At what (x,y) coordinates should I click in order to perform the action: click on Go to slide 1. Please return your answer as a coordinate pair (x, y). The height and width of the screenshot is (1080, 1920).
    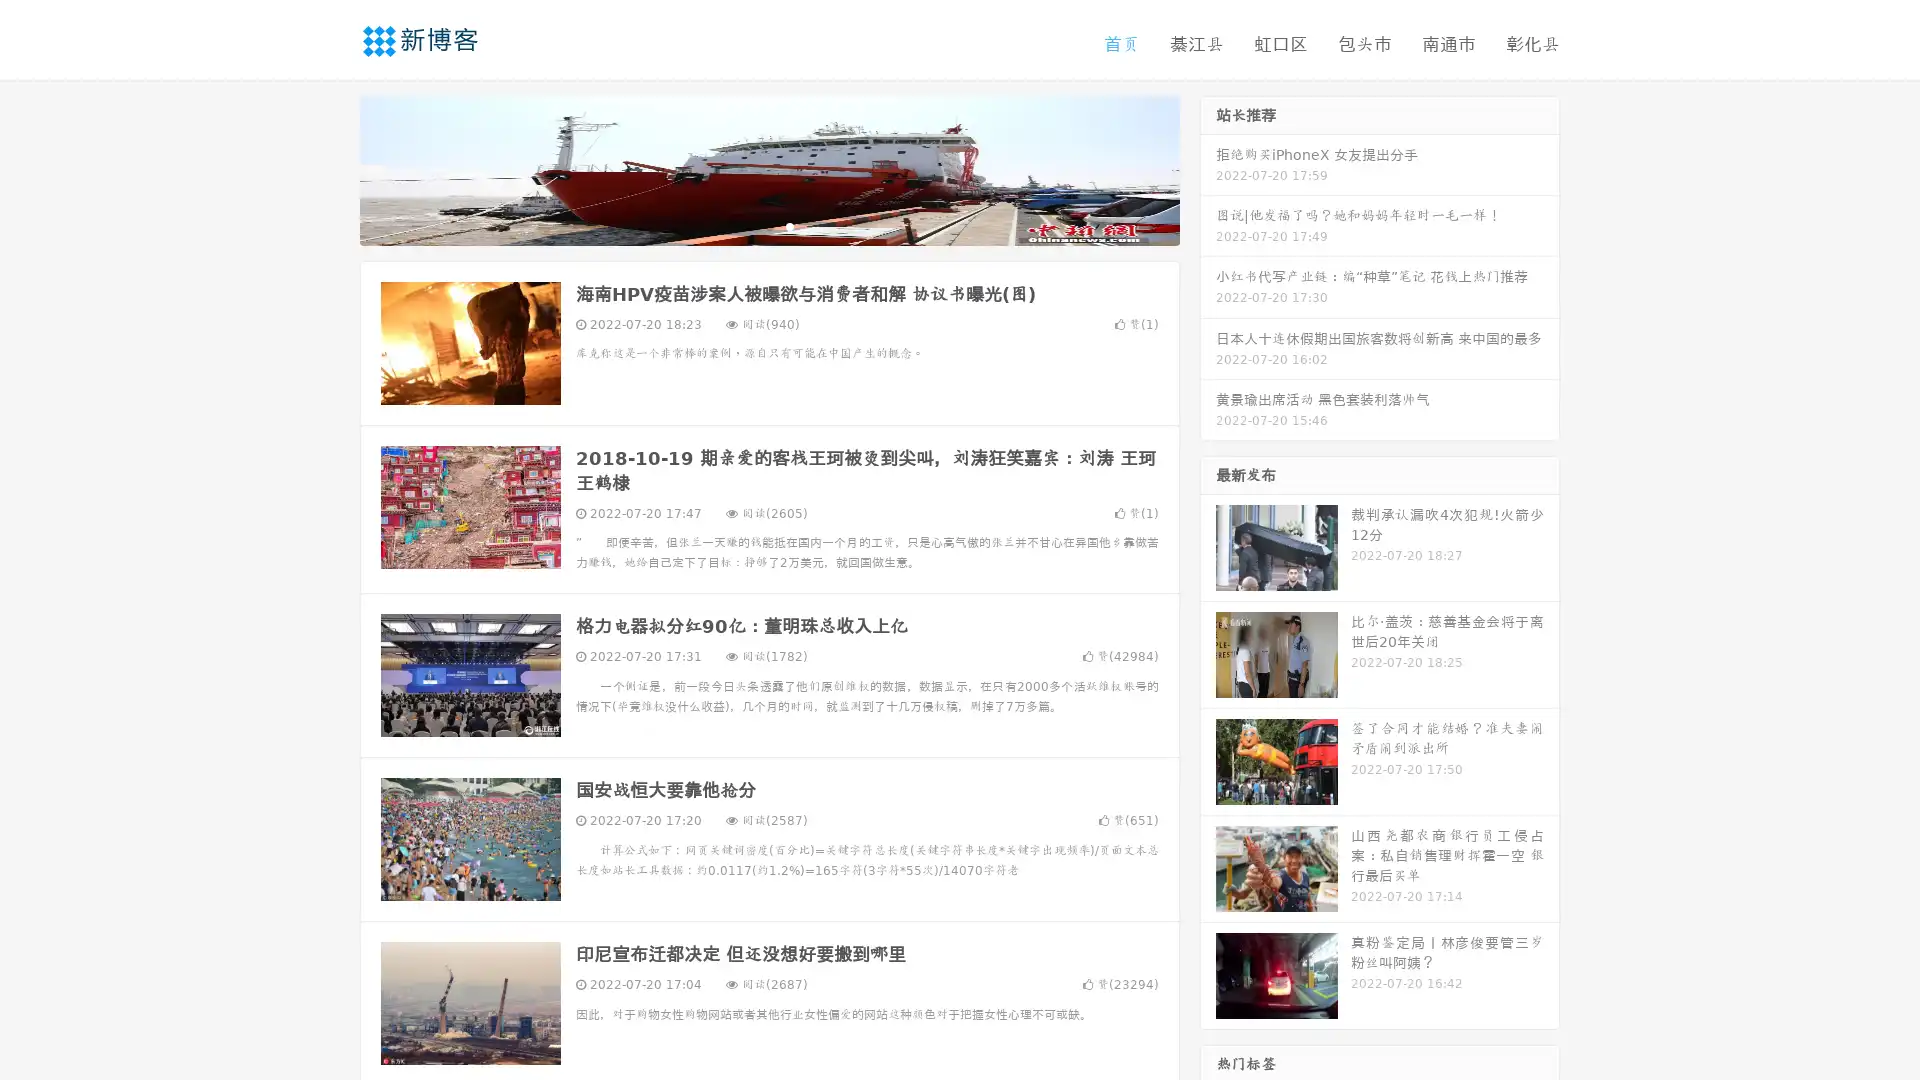
    Looking at the image, I should click on (748, 225).